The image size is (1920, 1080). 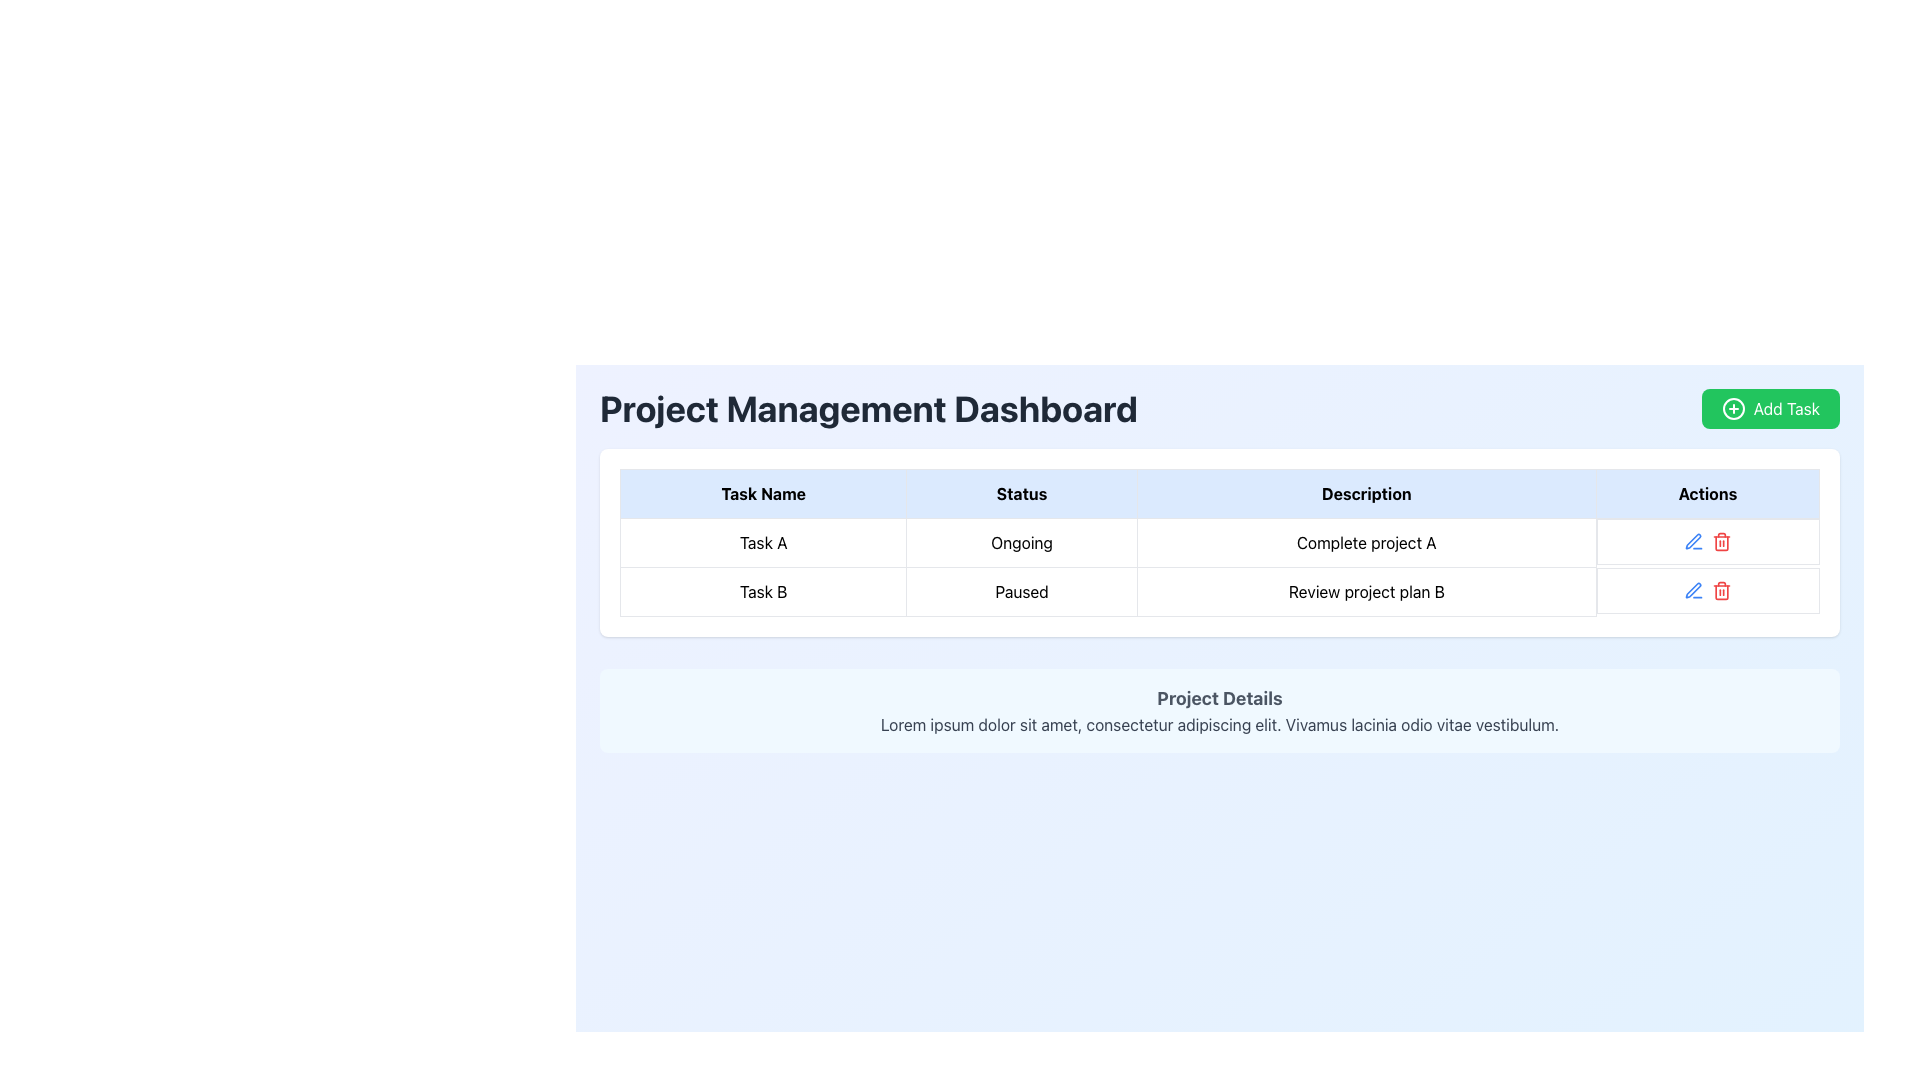 What do you see at coordinates (1721, 589) in the screenshot?
I see `the red trash can icon button located in the actions section of the 'Task B' row` at bounding box center [1721, 589].